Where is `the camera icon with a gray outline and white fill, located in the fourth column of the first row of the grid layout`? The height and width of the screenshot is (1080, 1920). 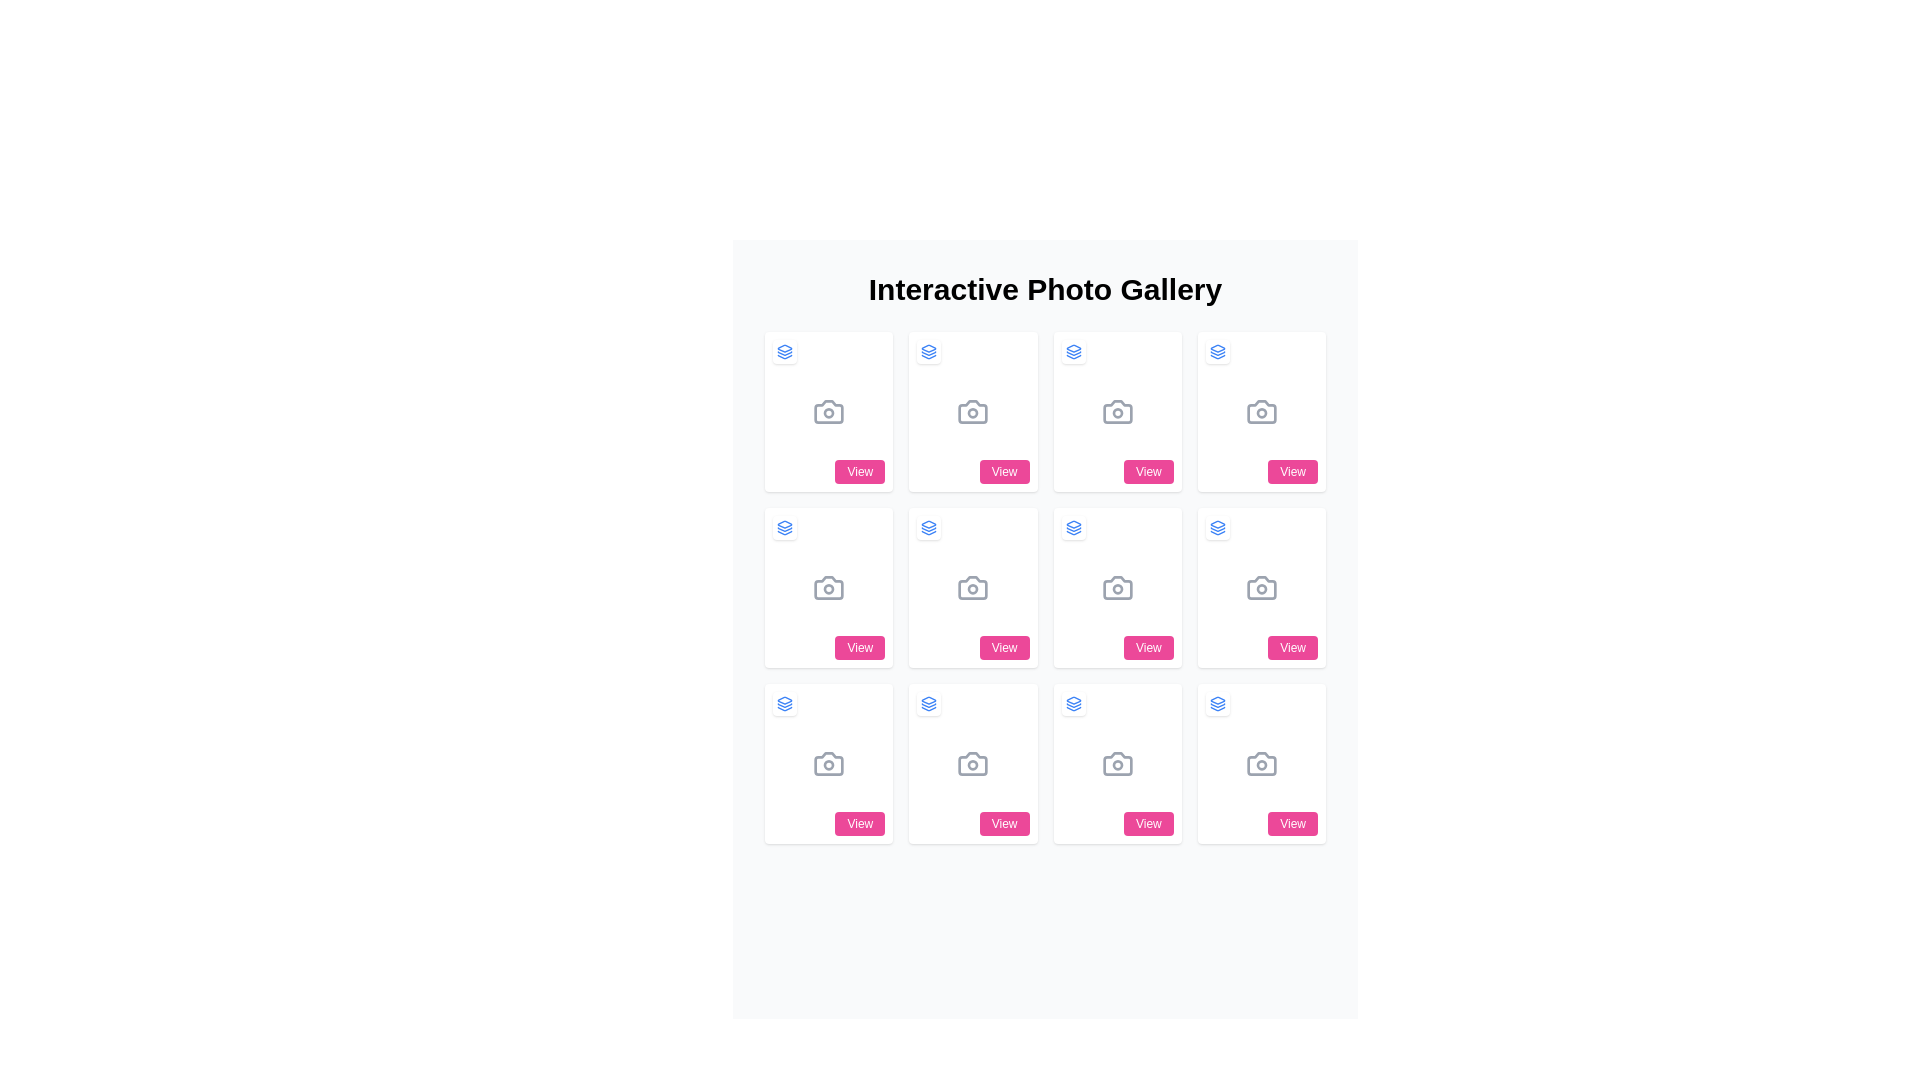 the camera icon with a gray outline and white fill, located in the fourth column of the first row of the grid layout is located at coordinates (1260, 411).